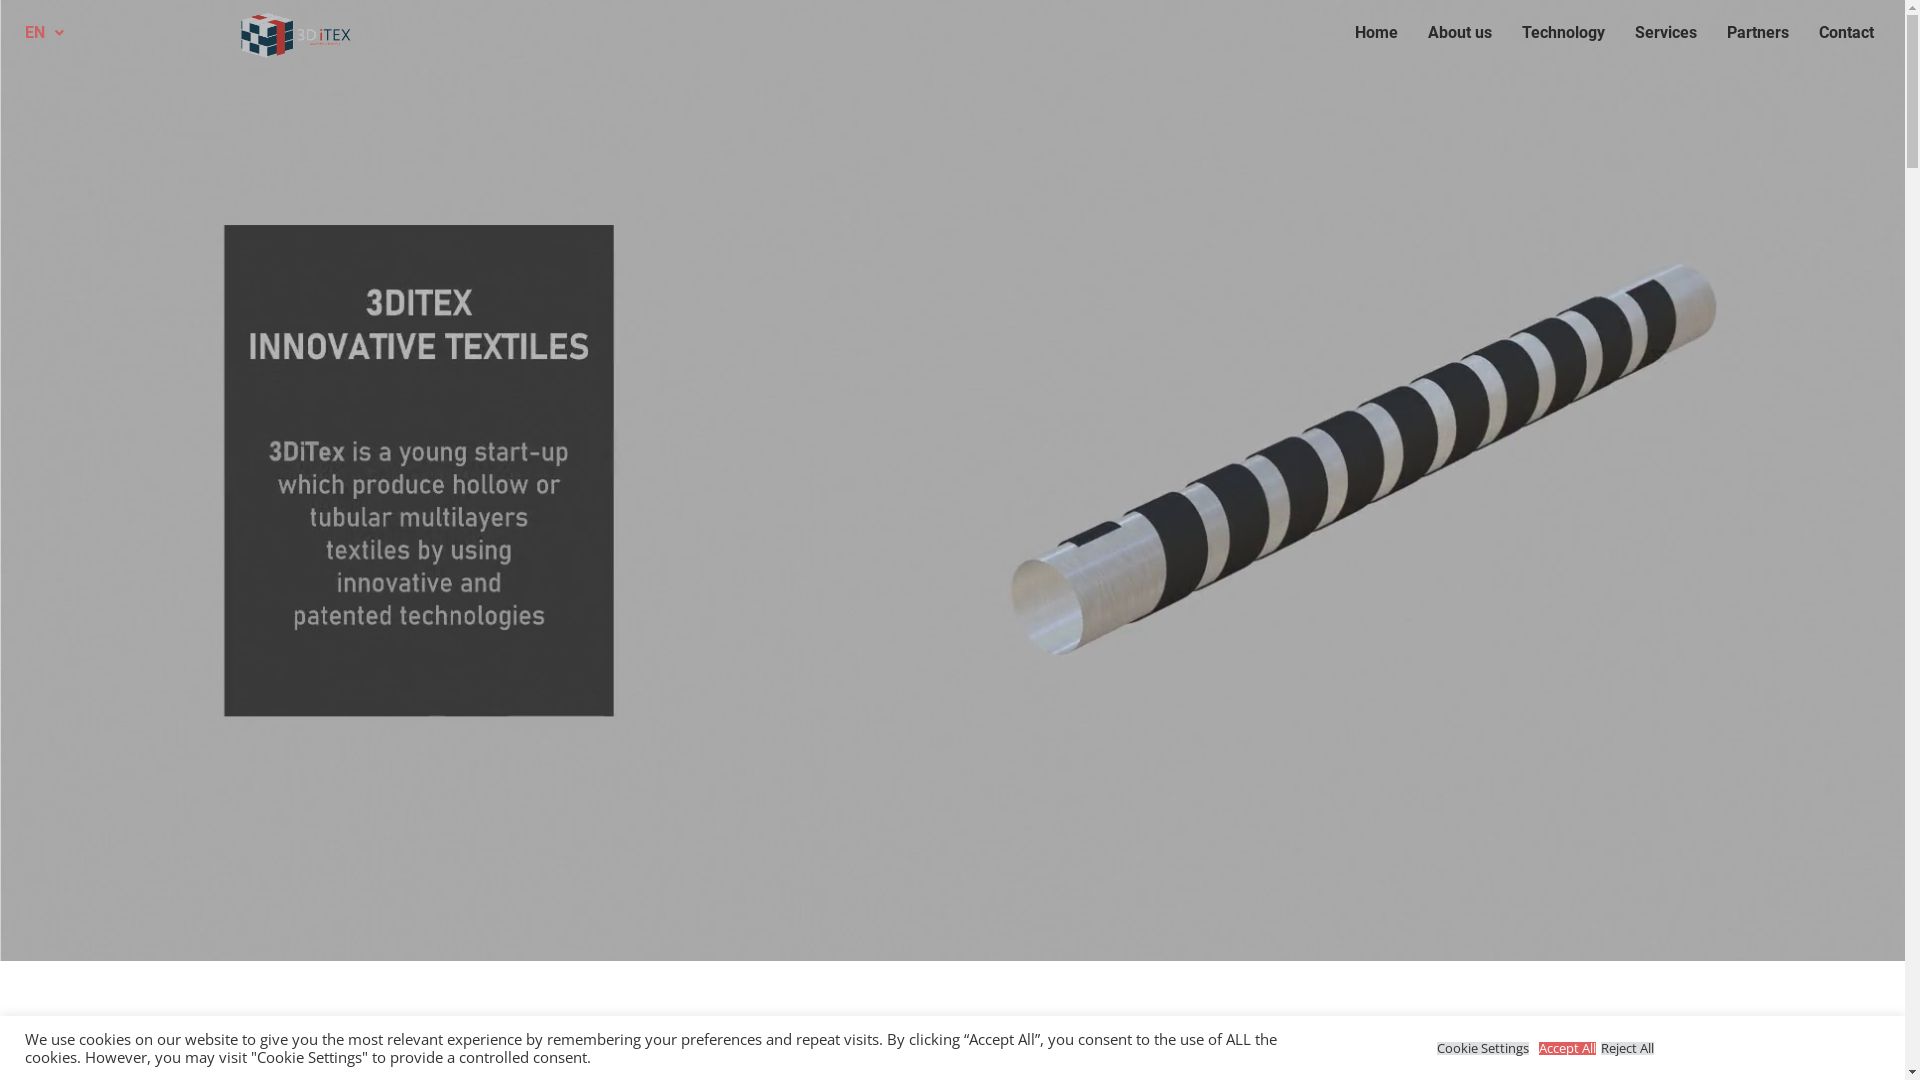 The image size is (1920, 1080). What do you see at coordinates (1562, 33) in the screenshot?
I see `'Technology'` at bounding box center [1562, 33].